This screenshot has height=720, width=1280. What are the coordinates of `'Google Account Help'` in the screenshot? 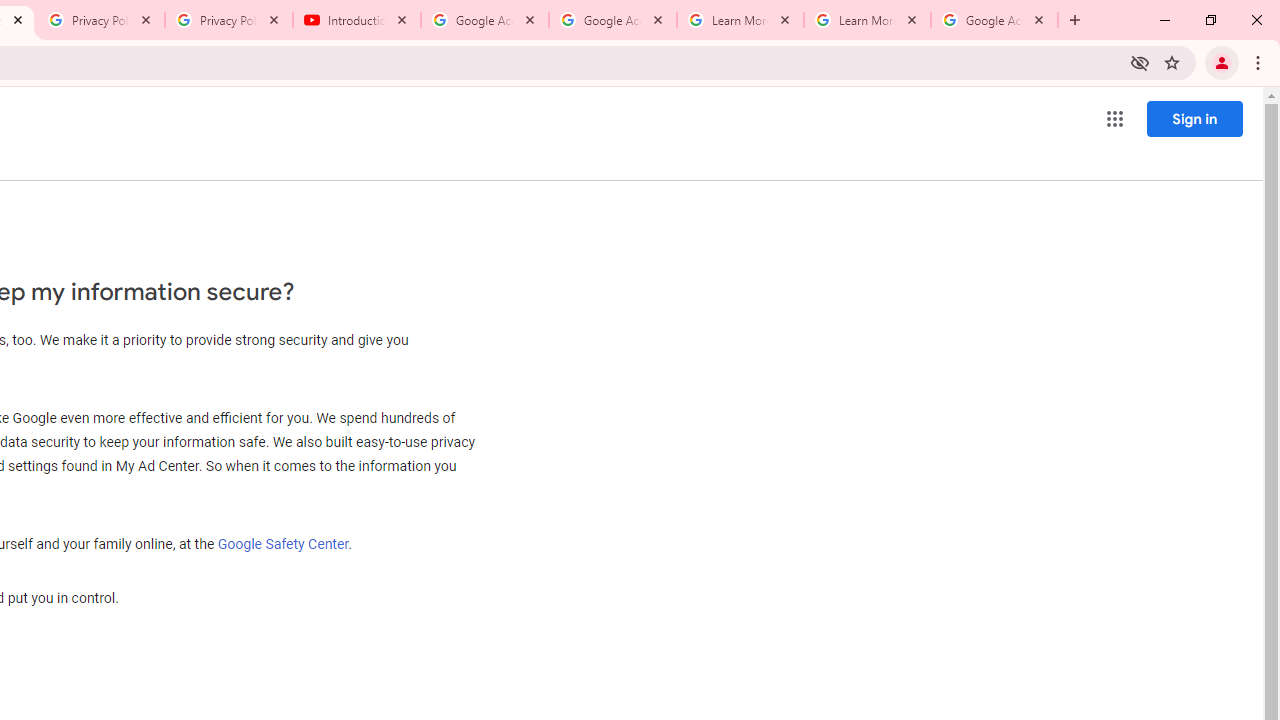 It's located at (485, 20).